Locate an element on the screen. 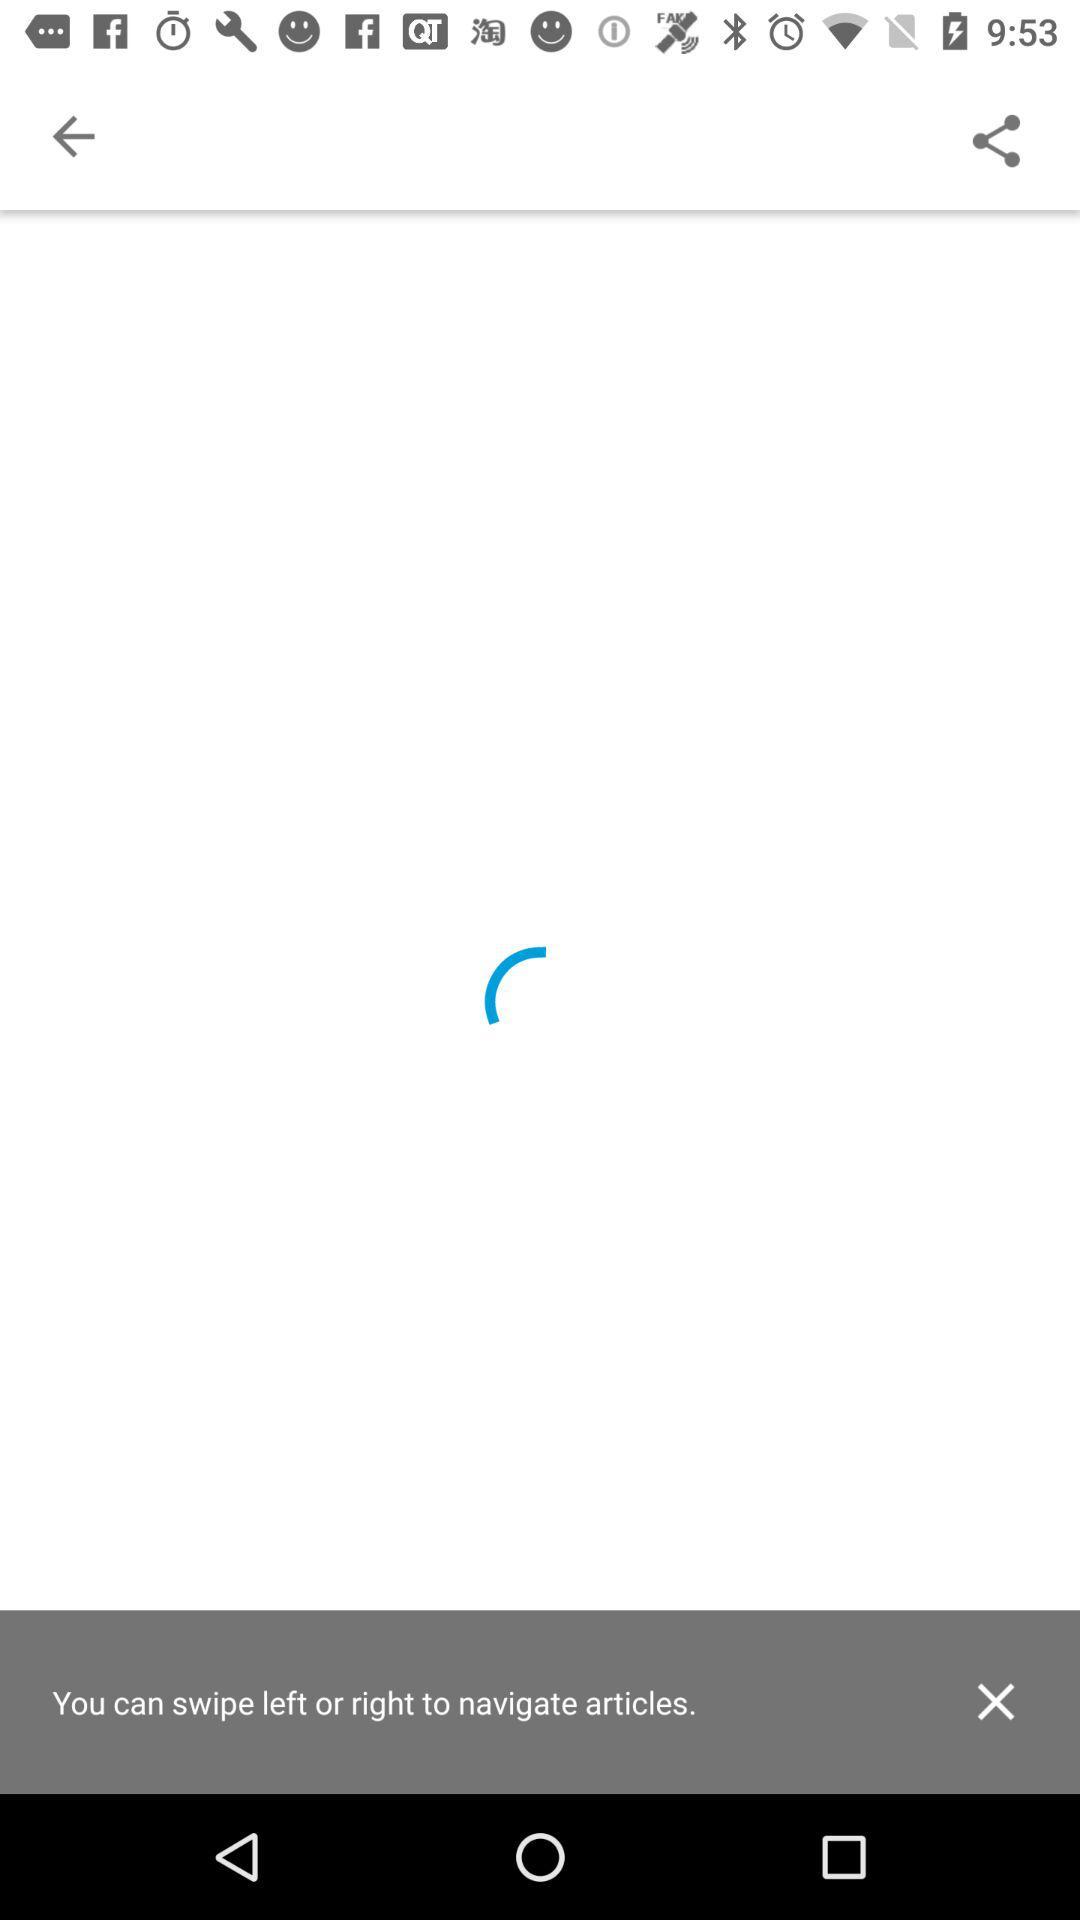  share is located at coordinates (995, 135).